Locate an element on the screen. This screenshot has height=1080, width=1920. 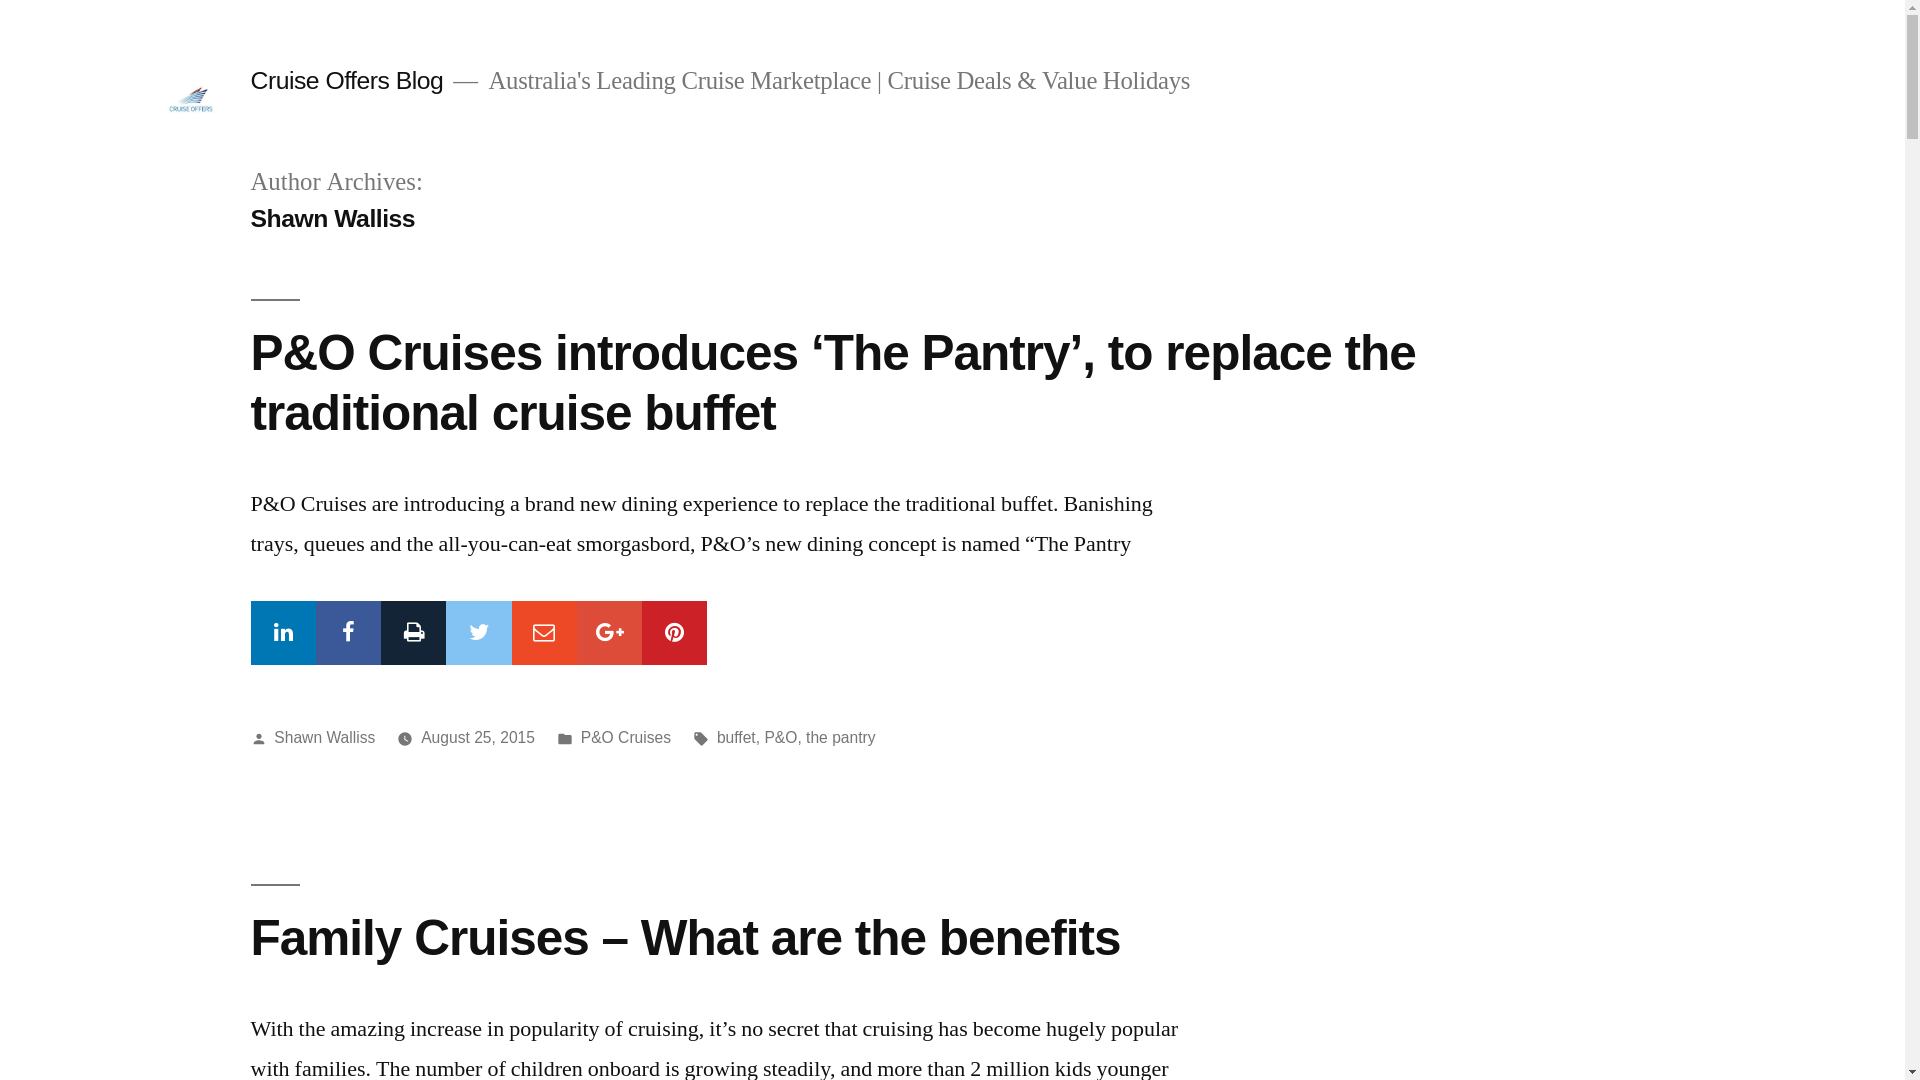
'P&O' is located at coordinates (779, 737).